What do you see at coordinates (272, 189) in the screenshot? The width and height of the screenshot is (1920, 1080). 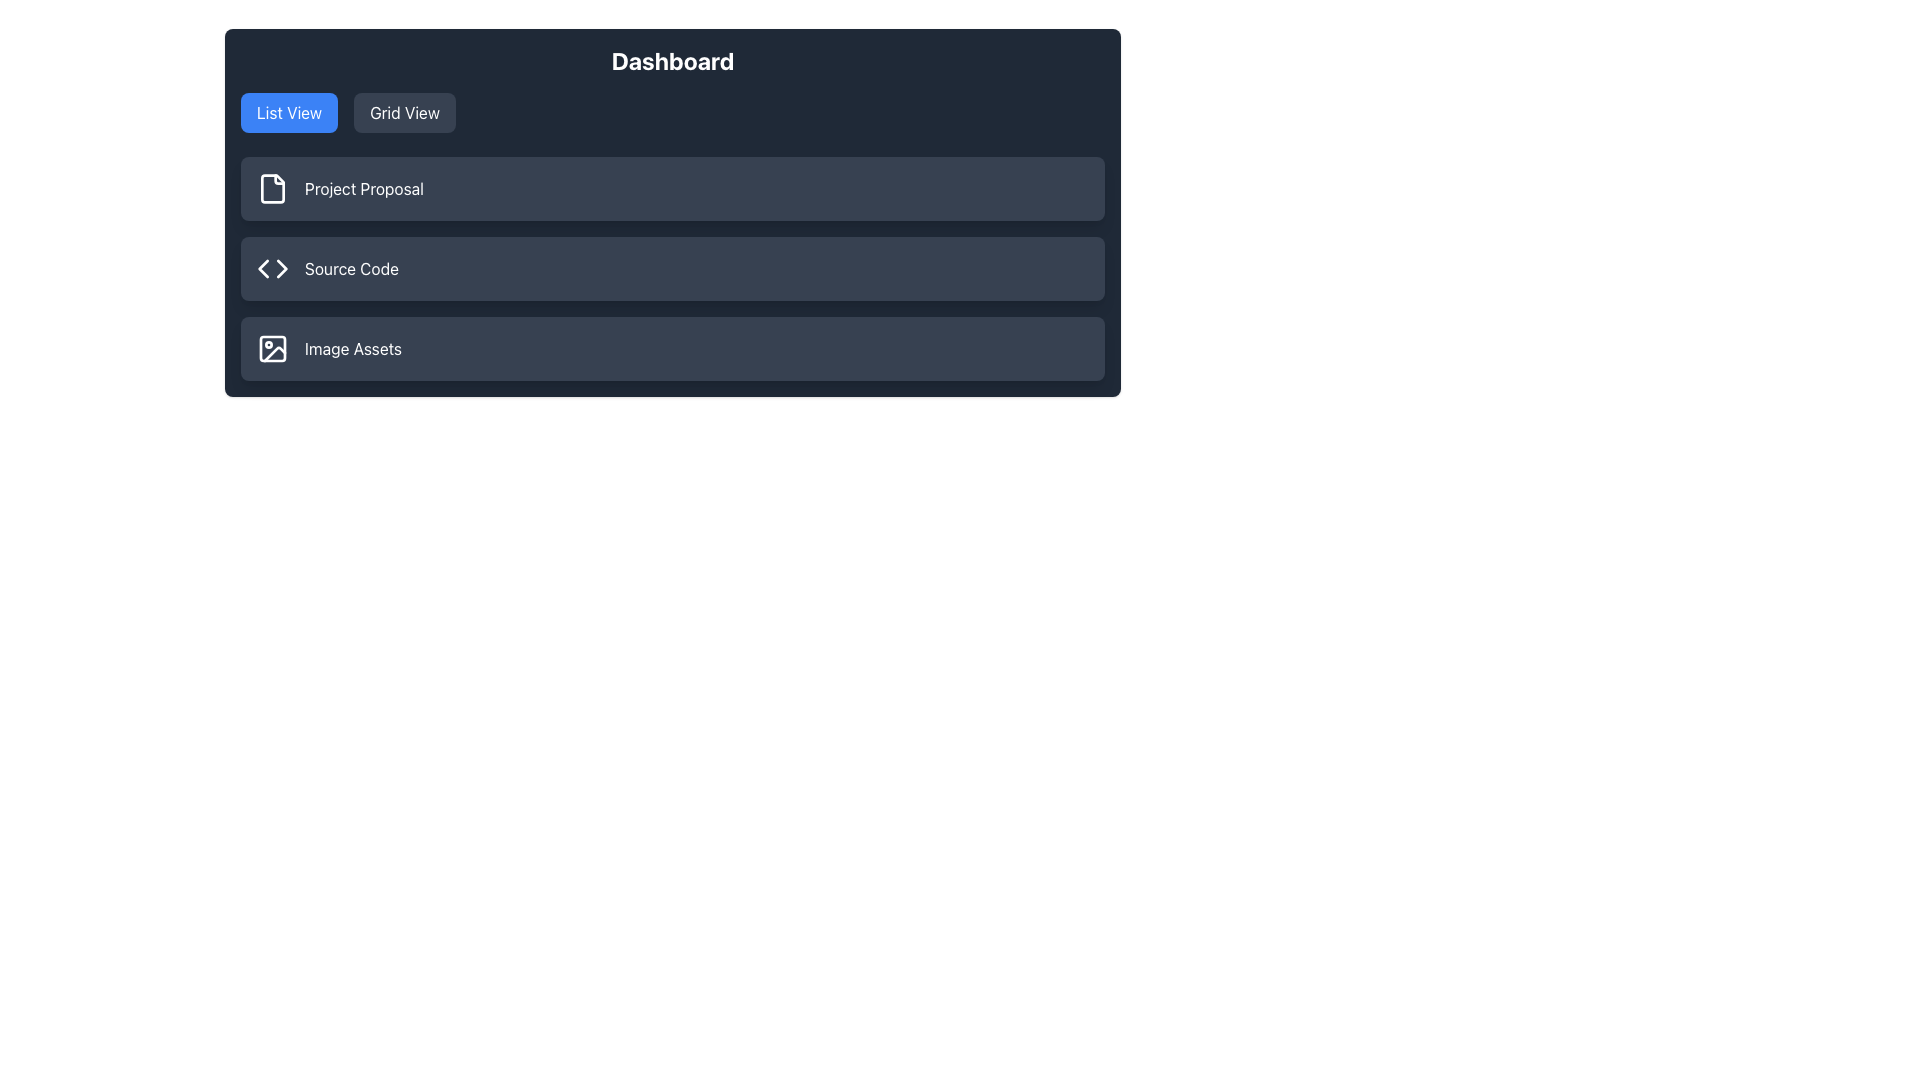 I see `the dark gray icon that resembles a partial outline of a paper document with a folded corner, located to the left of the 'Project Proposal' text` at bounding box center [272, 189].